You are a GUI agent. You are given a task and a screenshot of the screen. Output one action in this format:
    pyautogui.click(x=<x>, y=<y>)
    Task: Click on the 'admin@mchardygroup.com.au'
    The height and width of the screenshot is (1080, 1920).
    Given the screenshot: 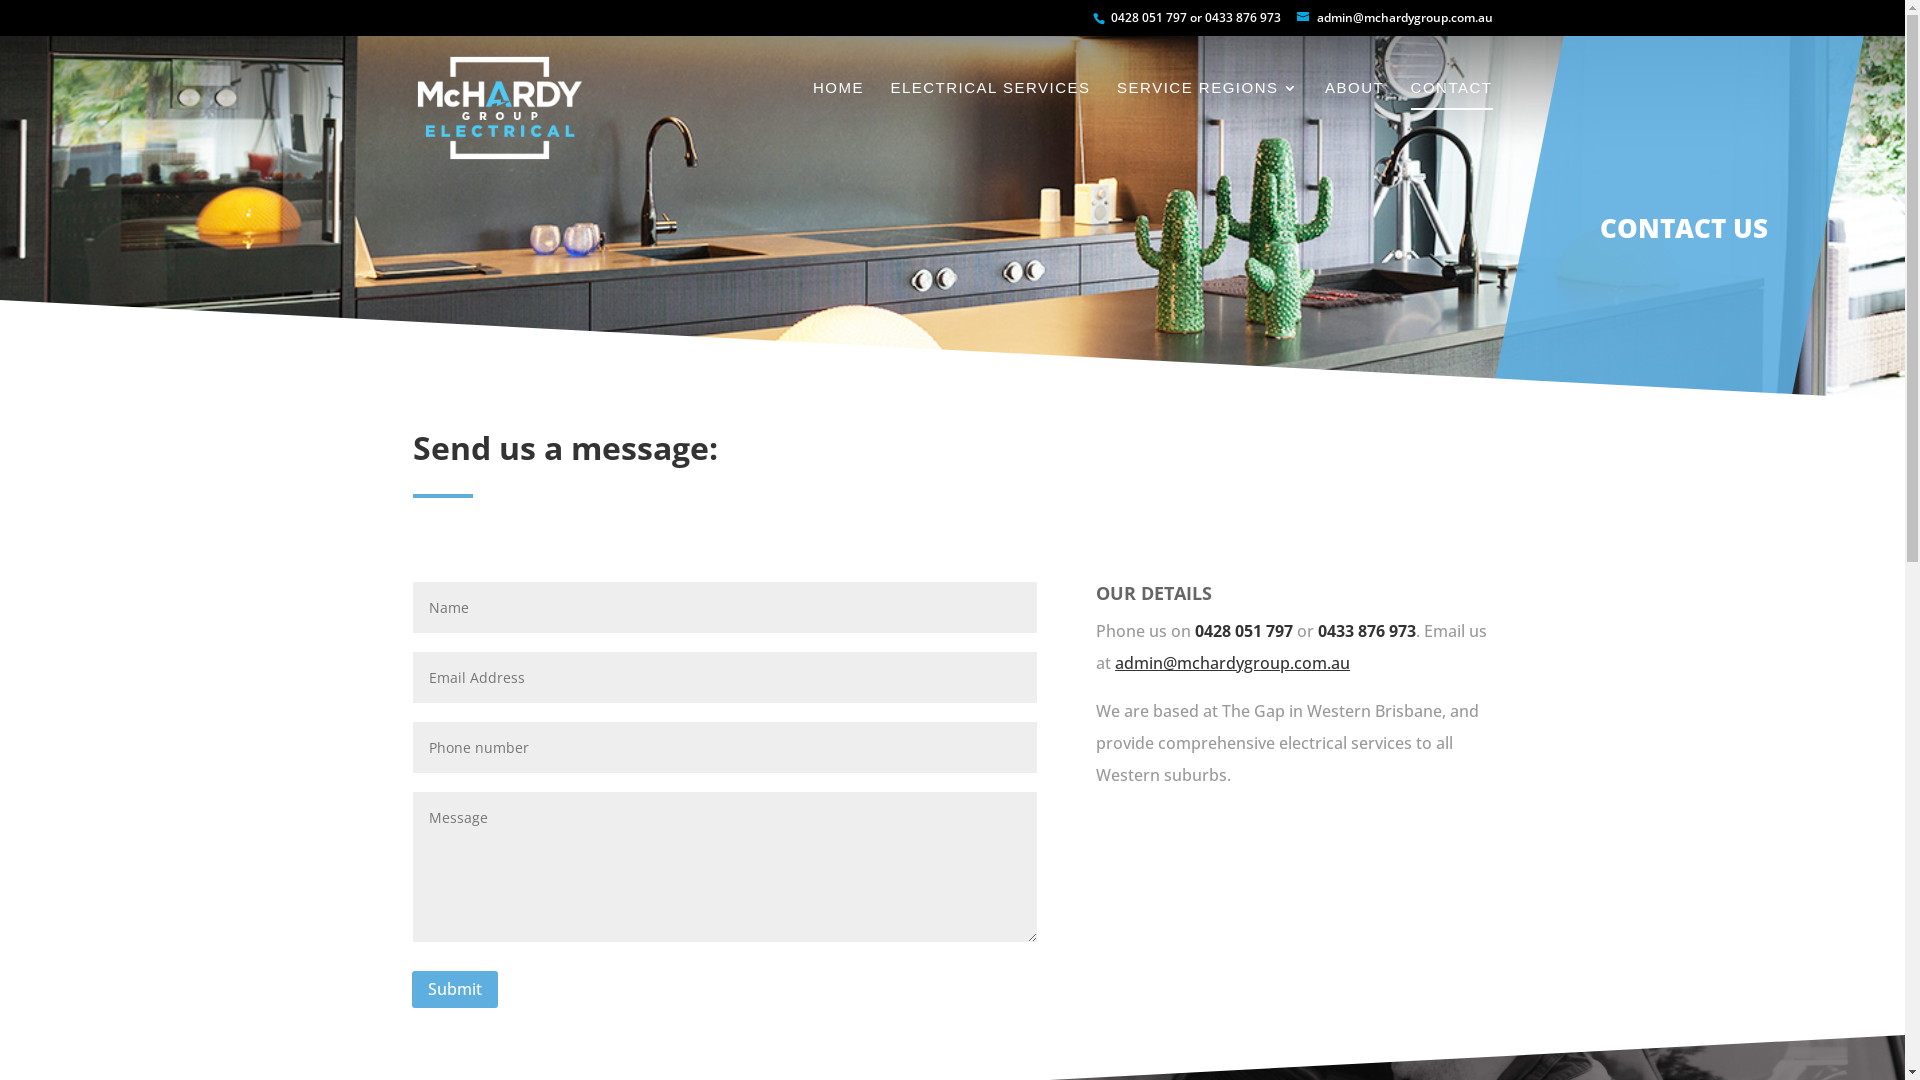 What is the action you would take?
    pyautogui.click(x=1231, y=663)
    